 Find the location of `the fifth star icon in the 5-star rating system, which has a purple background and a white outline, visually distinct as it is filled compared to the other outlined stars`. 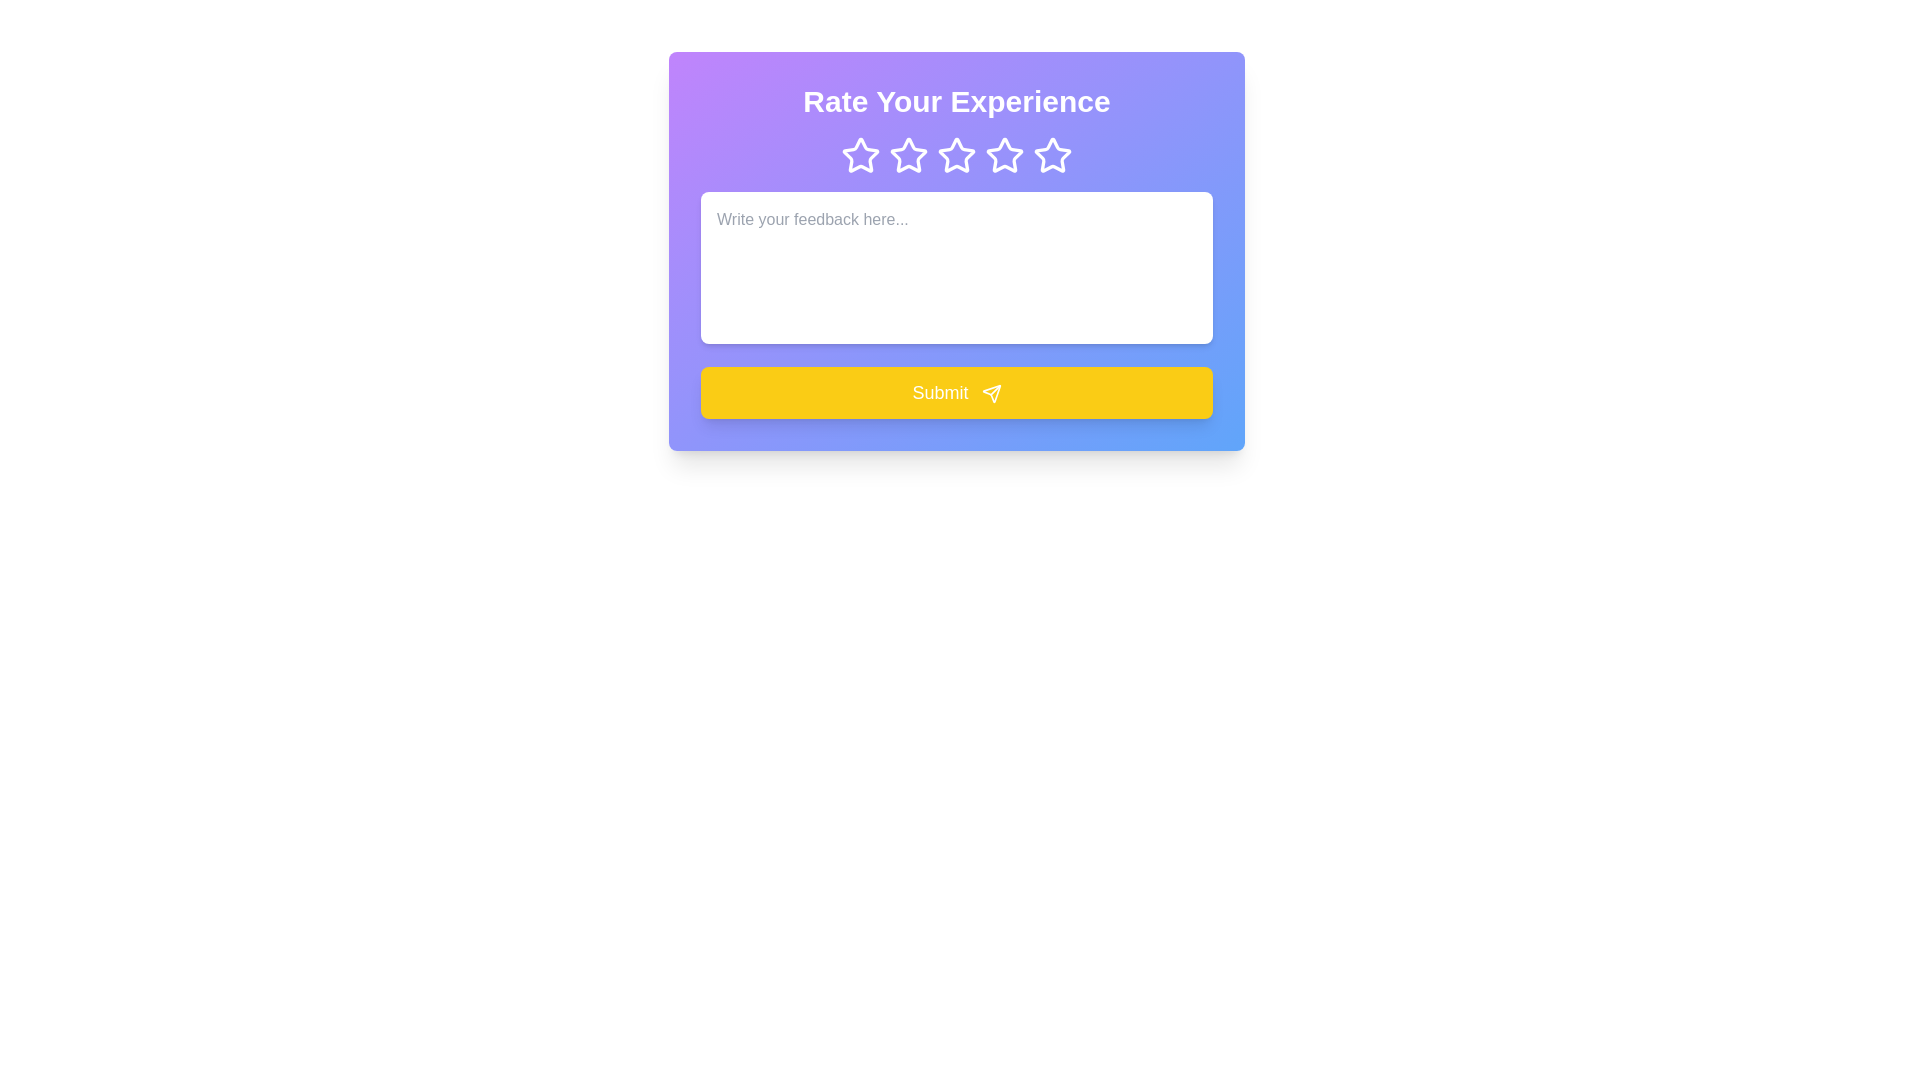

the fifth star icon in the 5-star rating system, which has a purple background and a white outline, visually distinct as it is filled compared to the other outlined stars is located at coordinates (1051, 154).